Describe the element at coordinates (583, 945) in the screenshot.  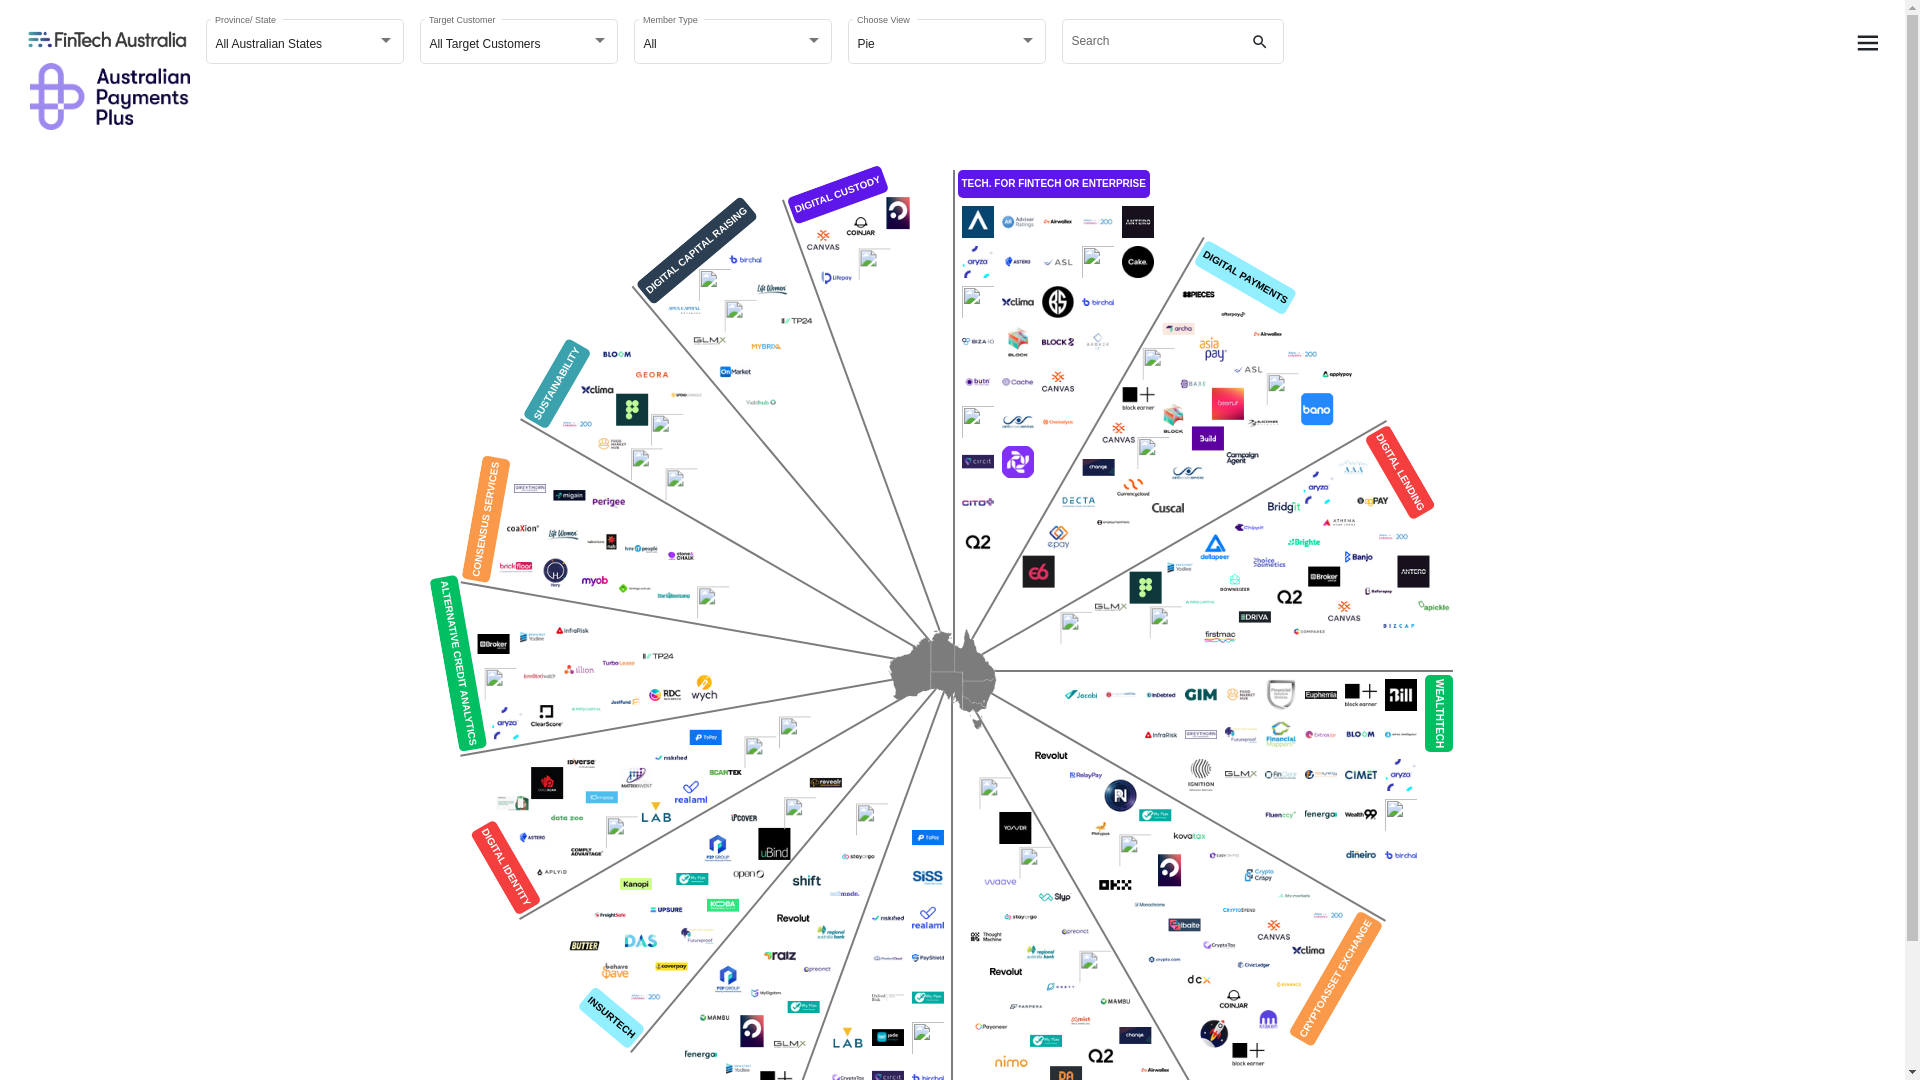
I see `'Butter Insurance'` at that location.